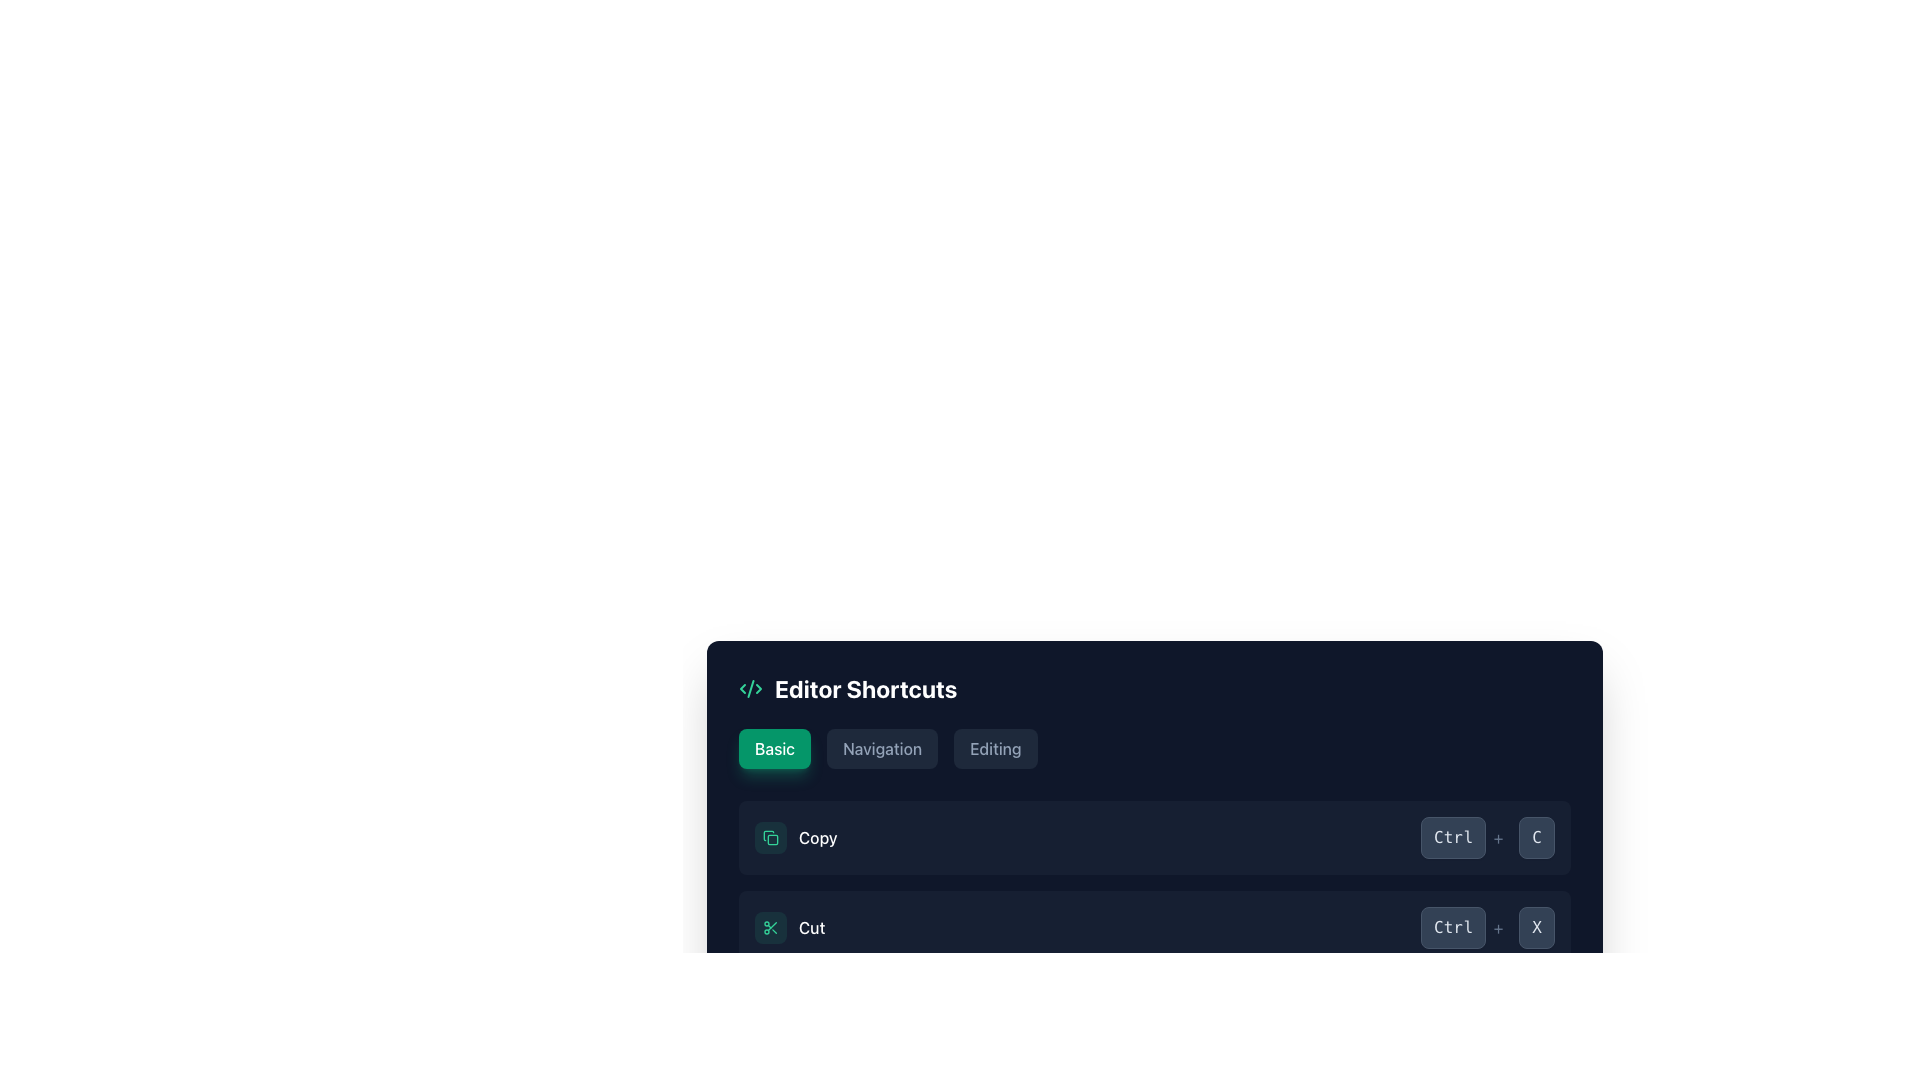  What do you see at coordinates (774, 748) in the screenshot?
I see `the leftmost button in the row of three buttons below the 'Editor Shortcuts' heading` at bounding box center [774, 748].